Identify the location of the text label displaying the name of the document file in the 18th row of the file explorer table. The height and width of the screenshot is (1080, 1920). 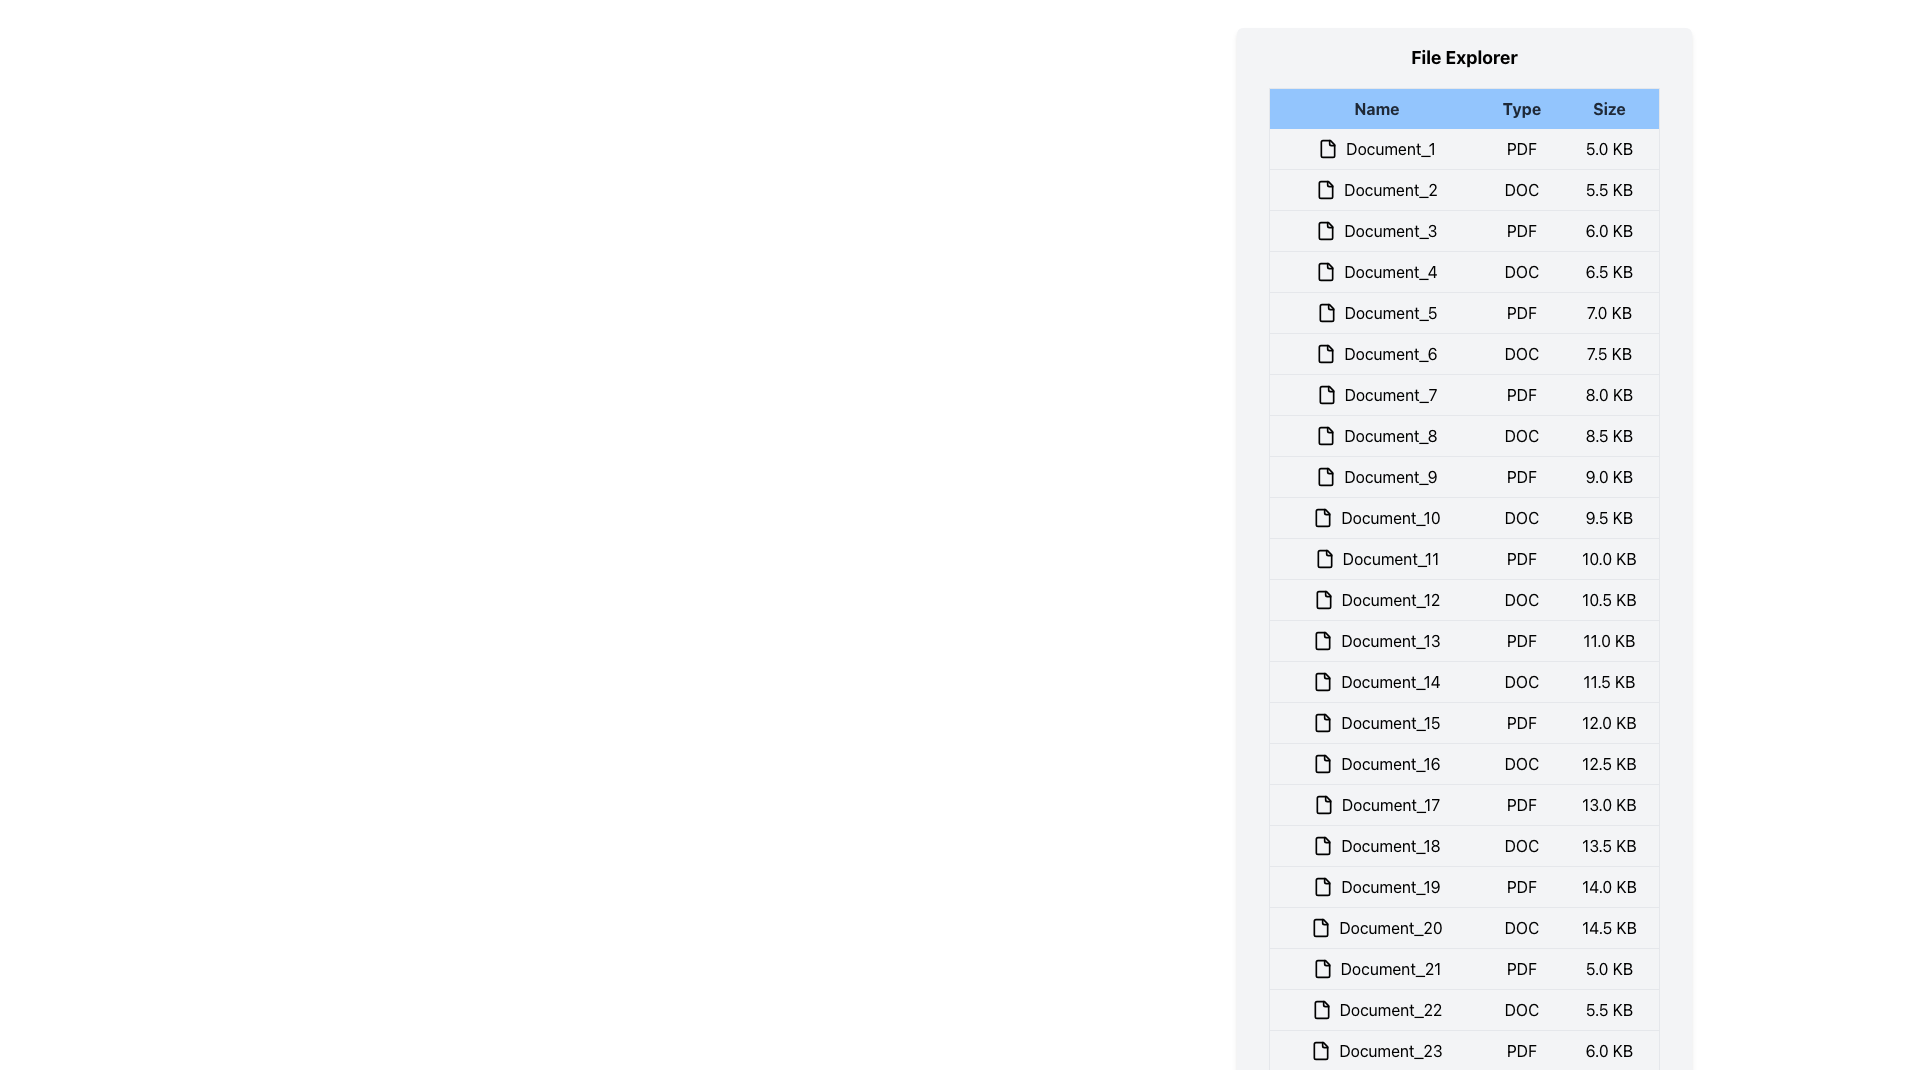
(1376, 845).